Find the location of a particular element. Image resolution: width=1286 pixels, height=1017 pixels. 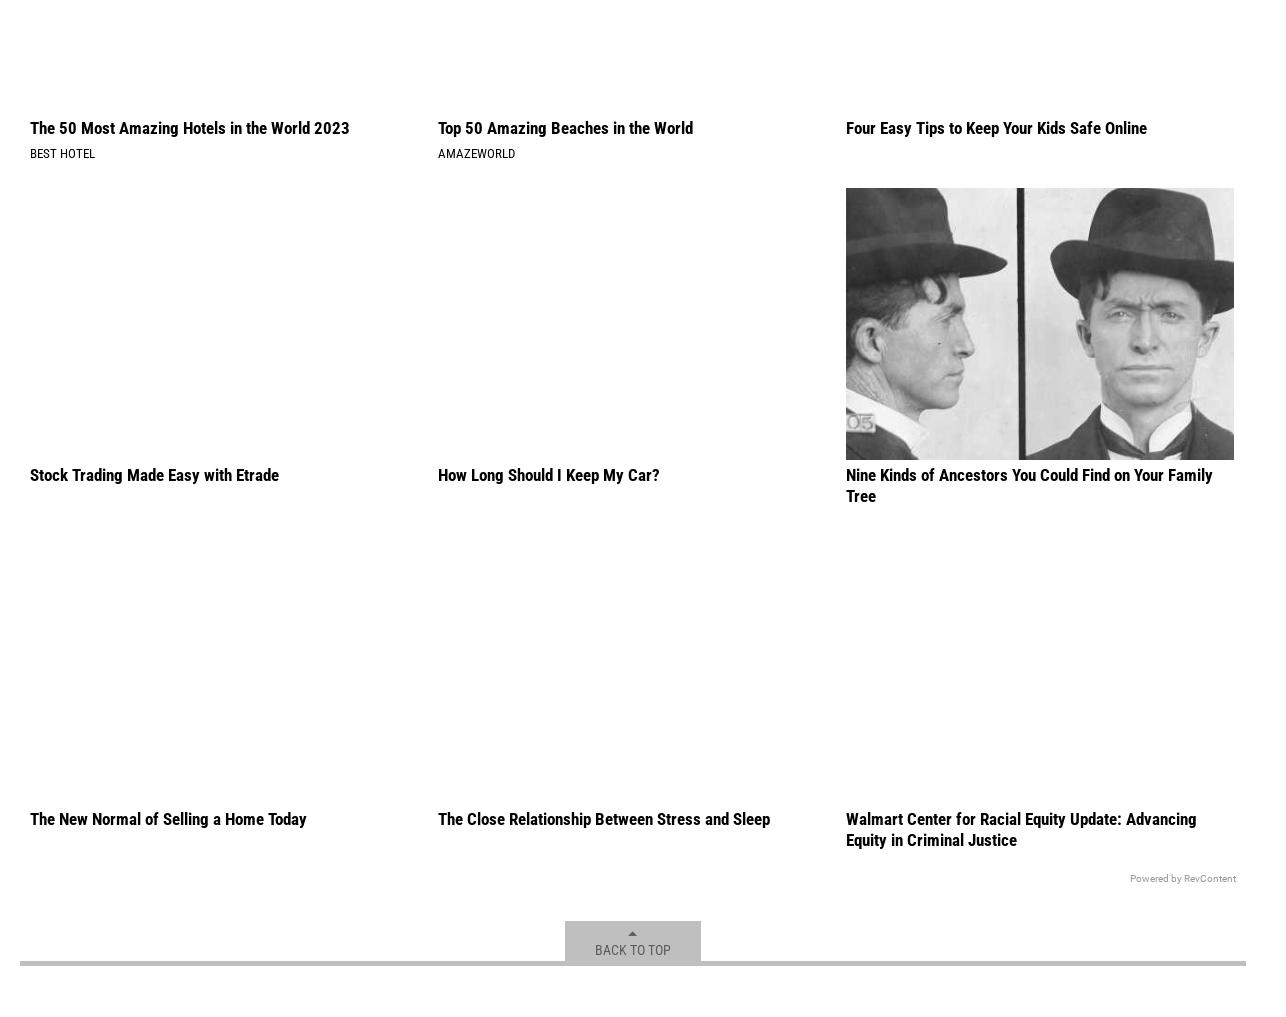

'elections' is located at coordinates (225, 31).